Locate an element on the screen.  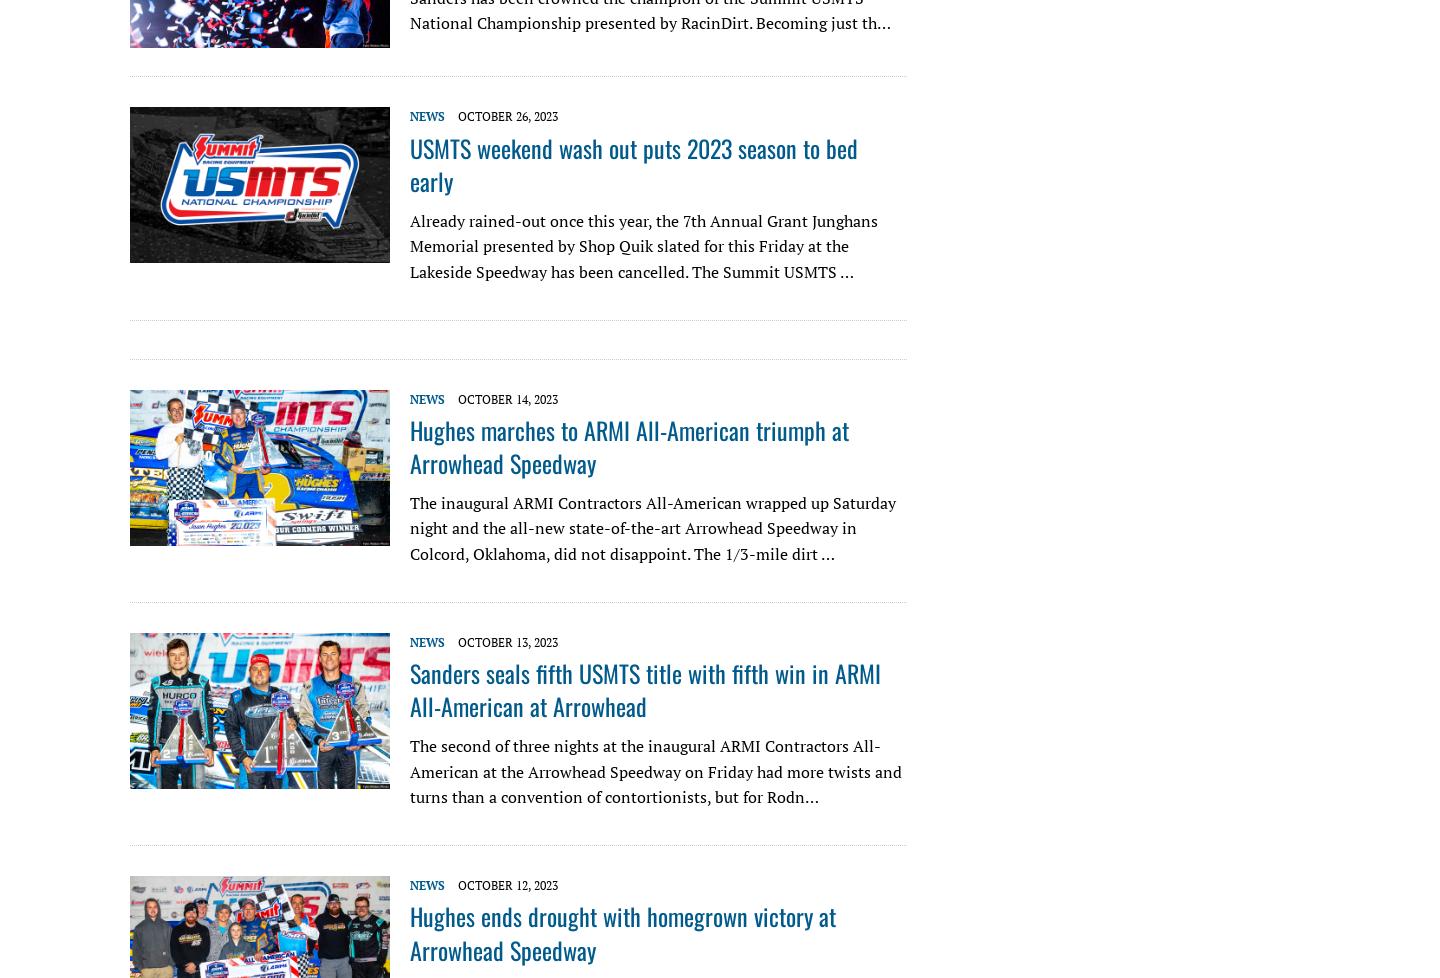
'Hughes ends drought with homegrown victory at Arrowhead Speedway' is located at coordinates (621, 931).